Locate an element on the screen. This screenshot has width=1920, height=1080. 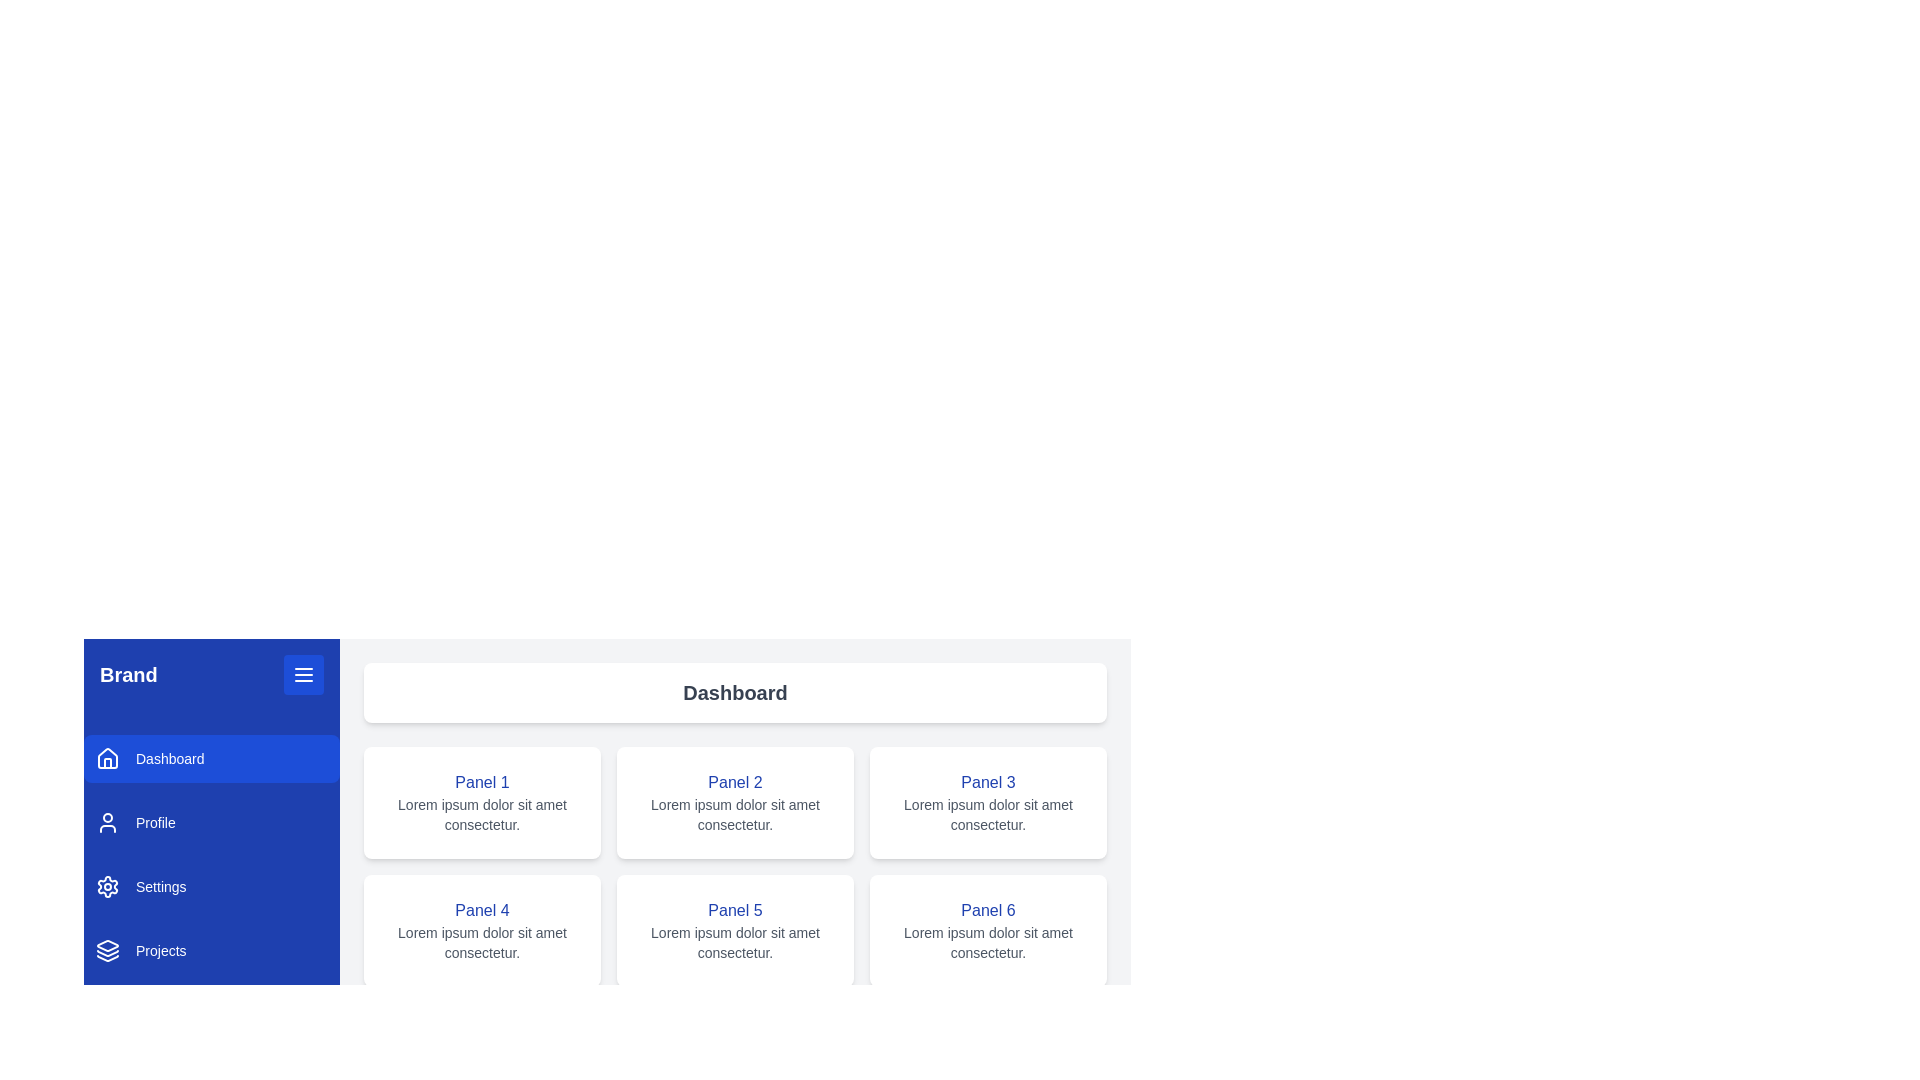
the user icon in the left navigation bar is located at coordinates (107, 822).